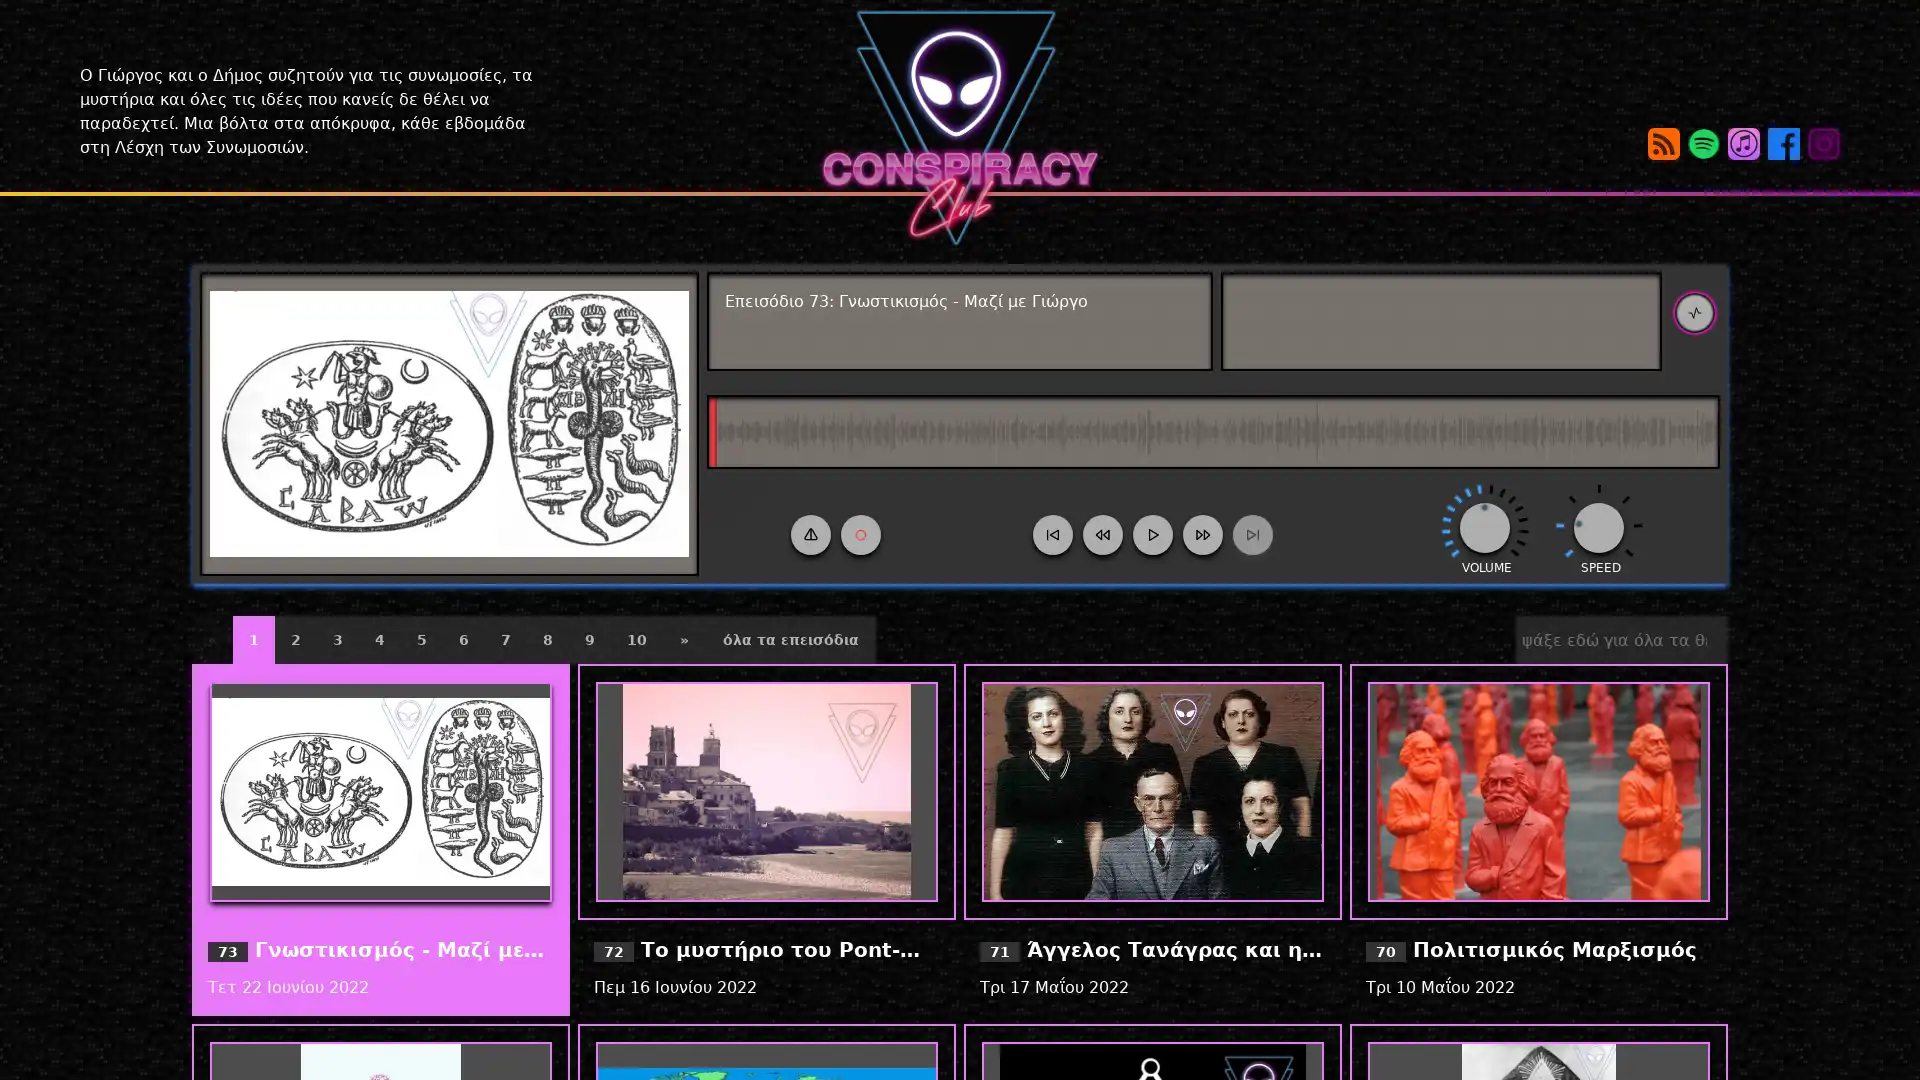  What do you see at coordinates (421, 640) in the screenshot?
I see `5` at bounding box center [421, 640].